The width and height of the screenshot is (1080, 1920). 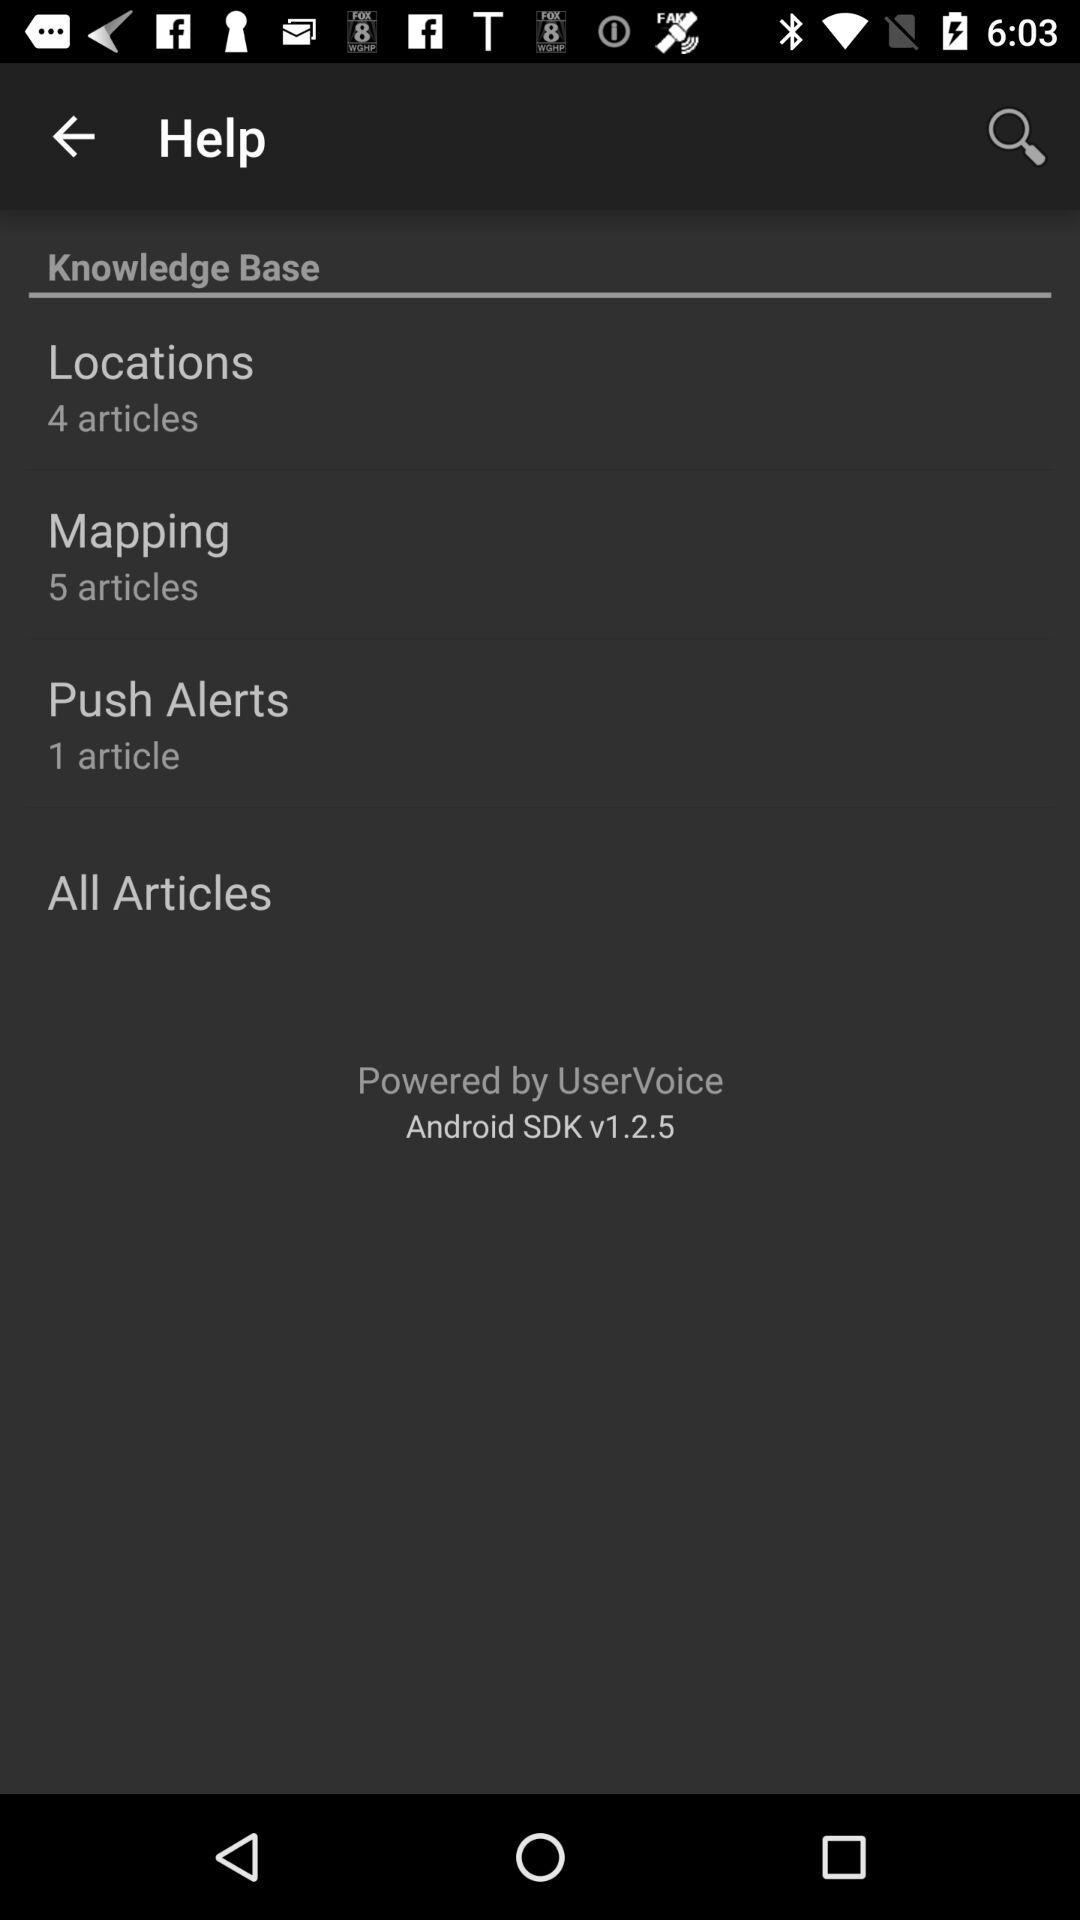 What do you see at coordinates (113, 753) in the screenshot?
I see `1 article icon` at bounding box center [113, 753].